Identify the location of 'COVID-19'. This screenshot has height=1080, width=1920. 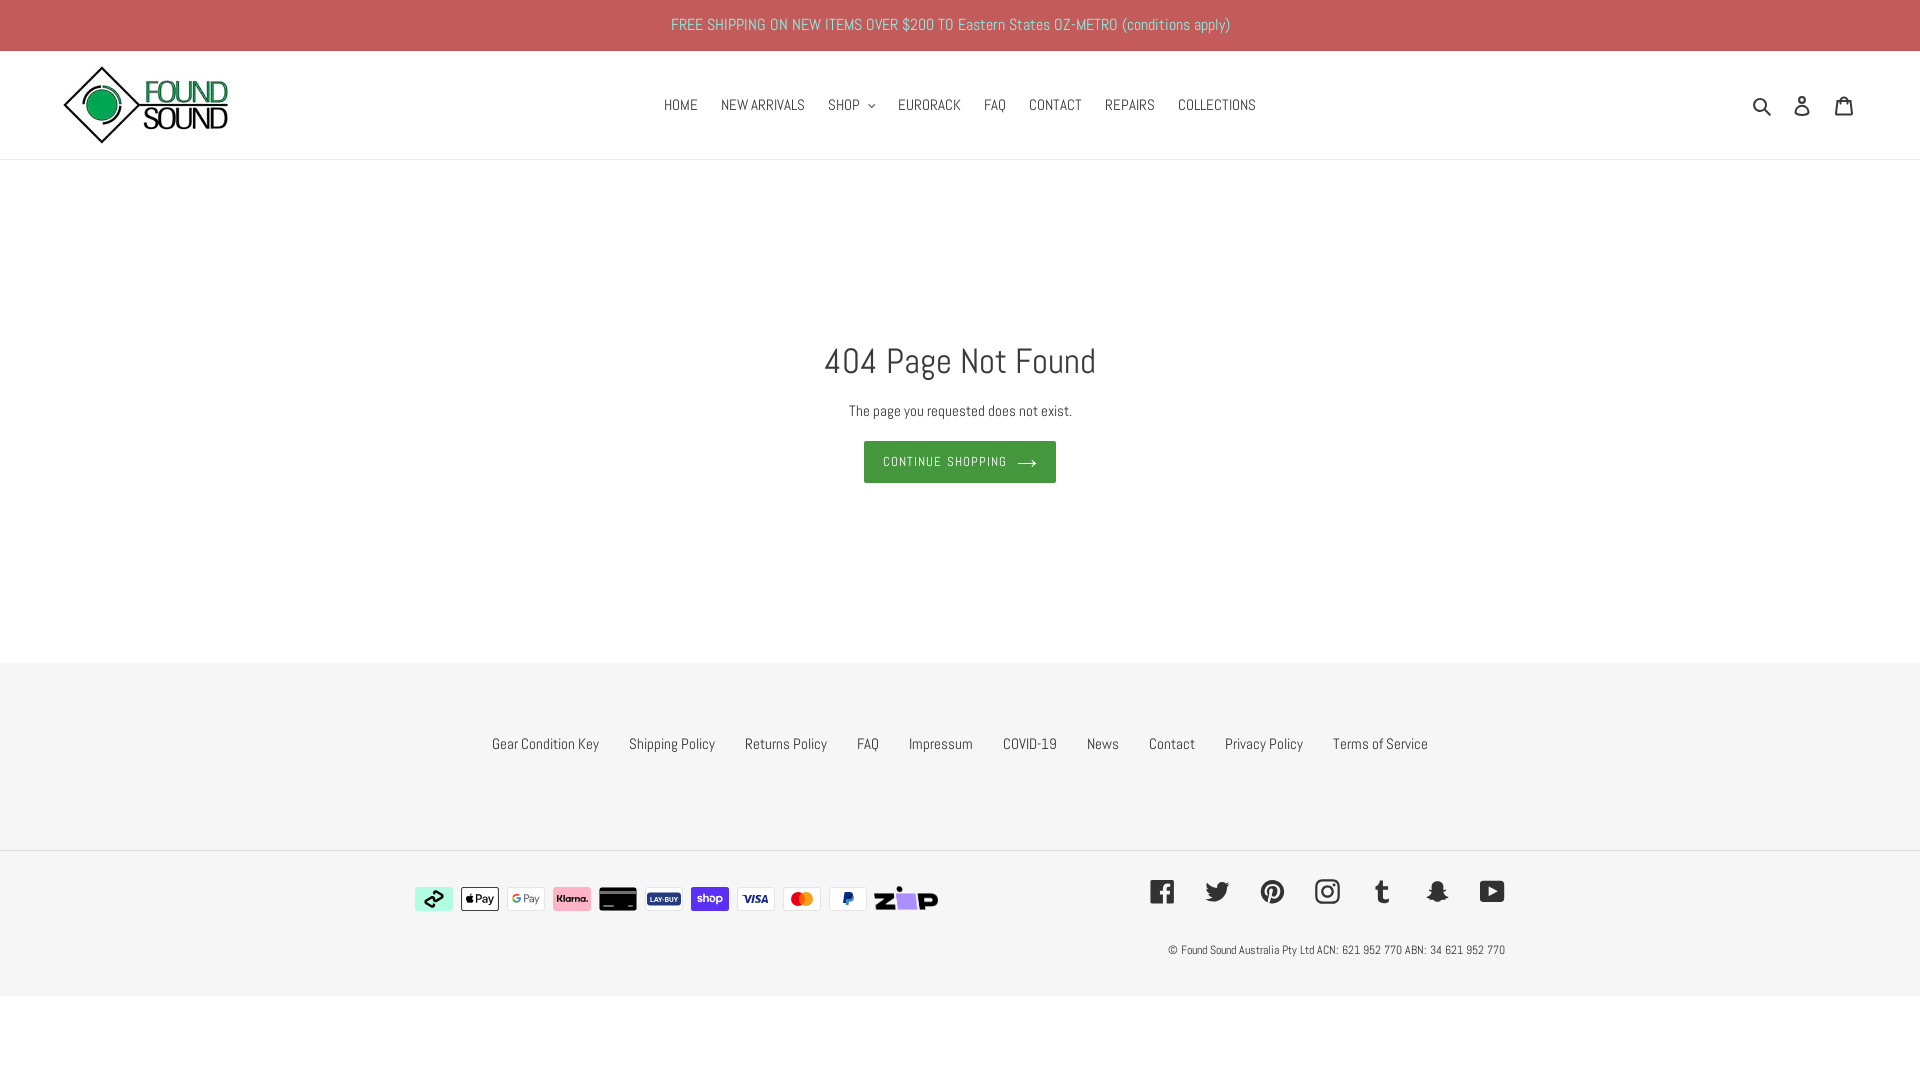
(1030, 743).